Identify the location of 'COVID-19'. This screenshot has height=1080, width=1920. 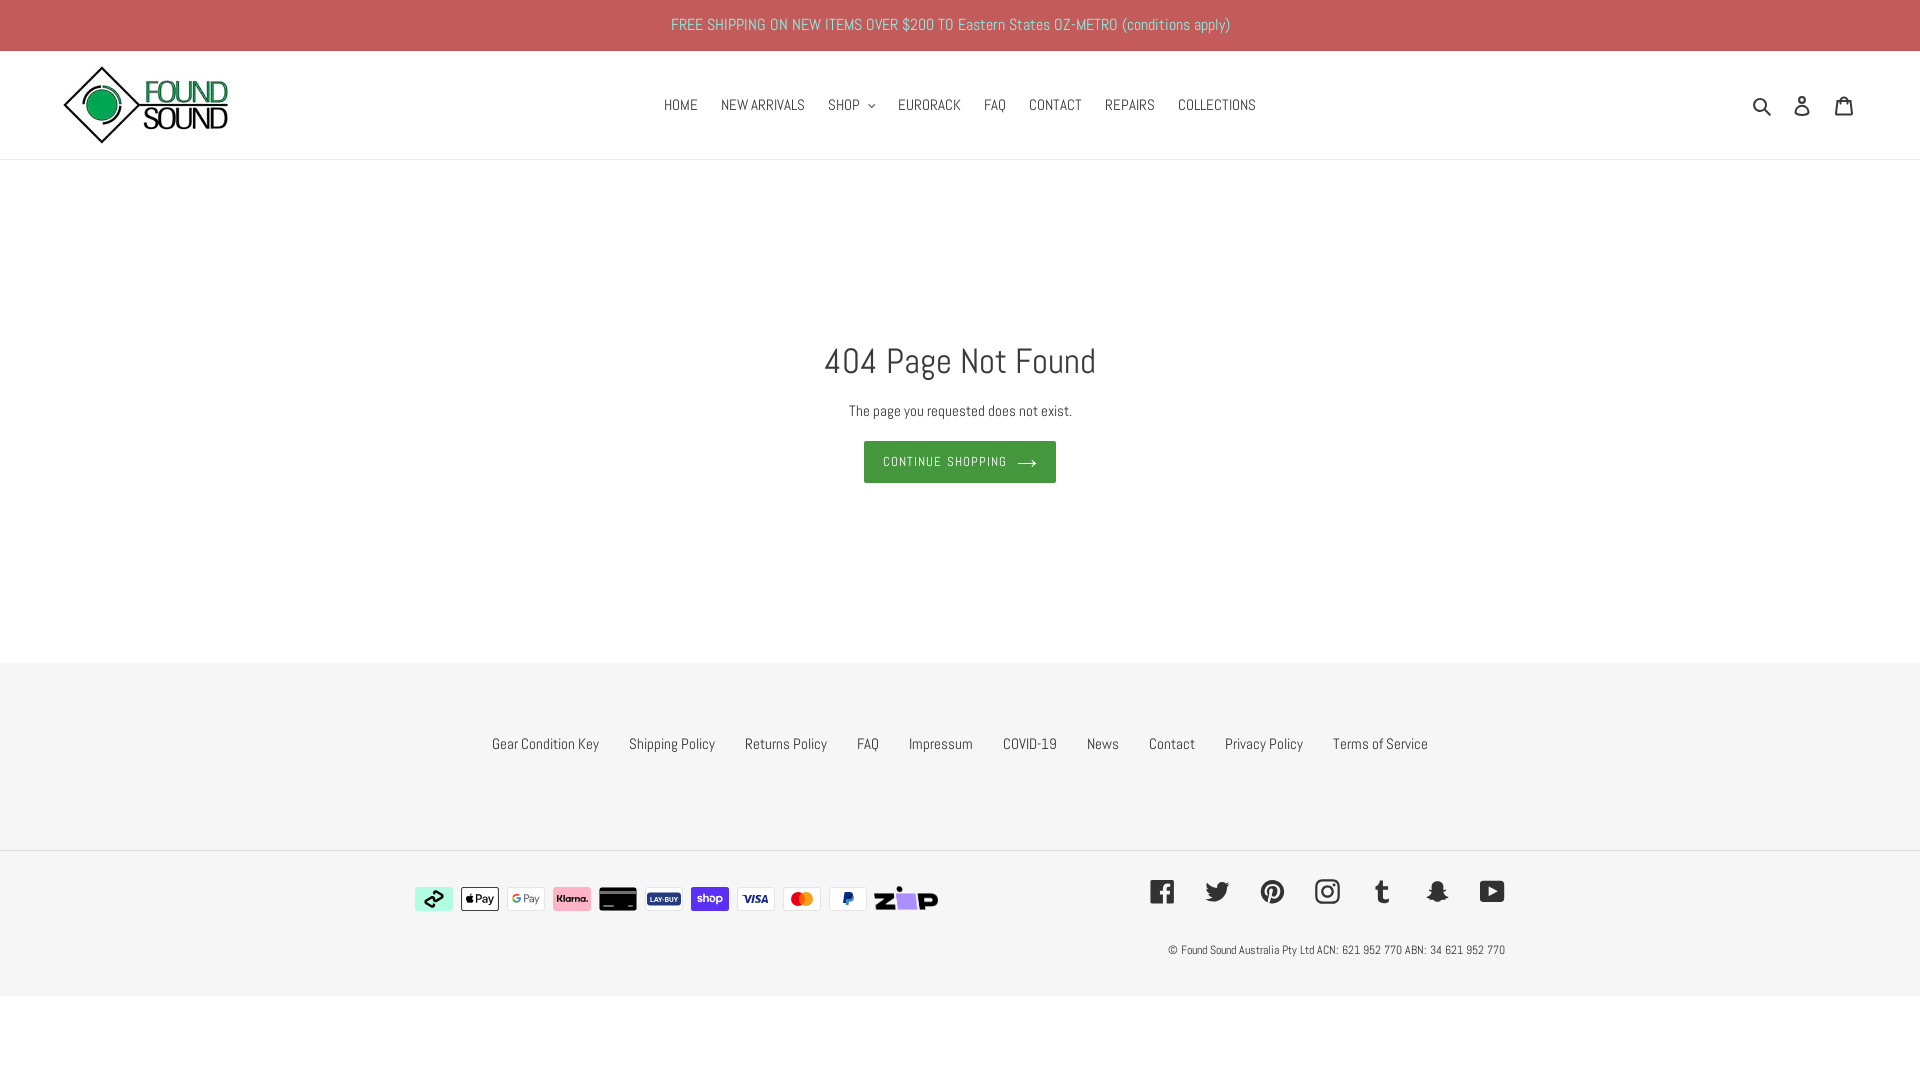
(1030, 743).